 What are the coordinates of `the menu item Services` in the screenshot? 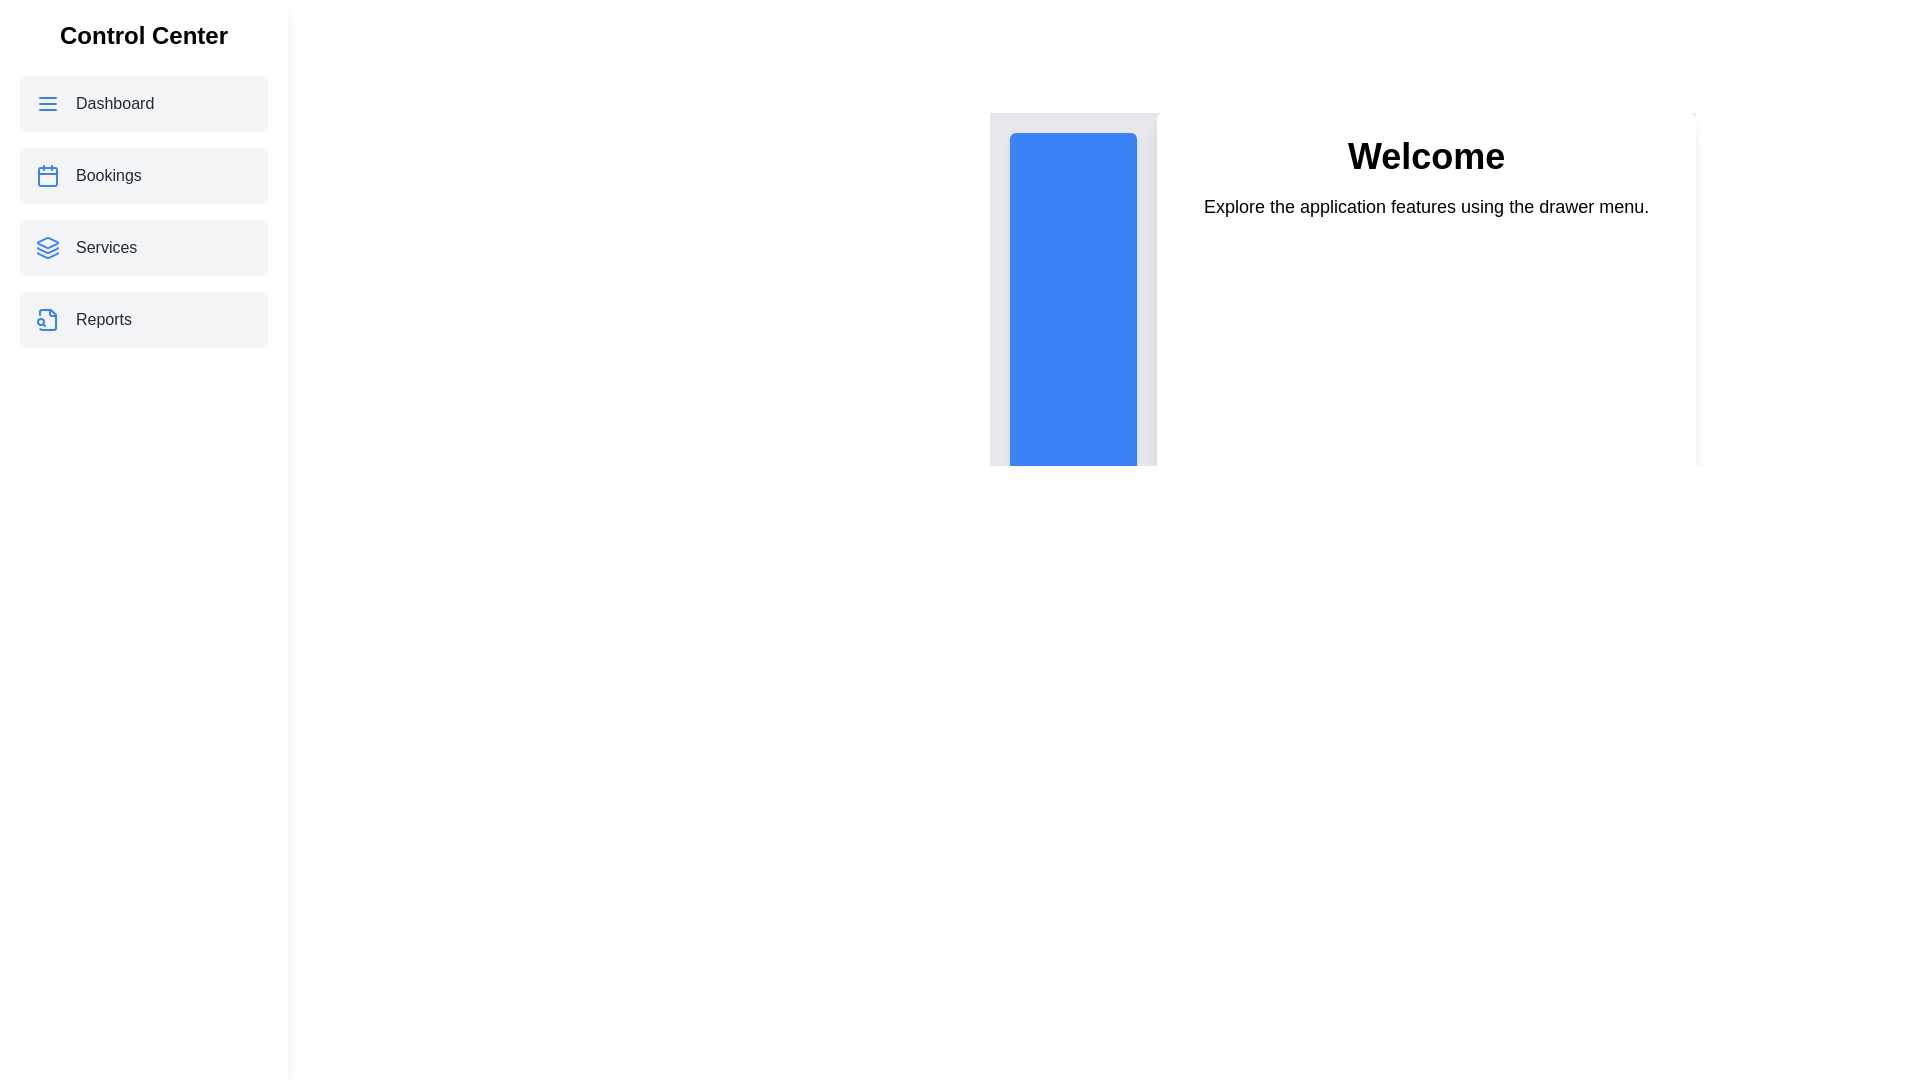 It's located at (143, 246).